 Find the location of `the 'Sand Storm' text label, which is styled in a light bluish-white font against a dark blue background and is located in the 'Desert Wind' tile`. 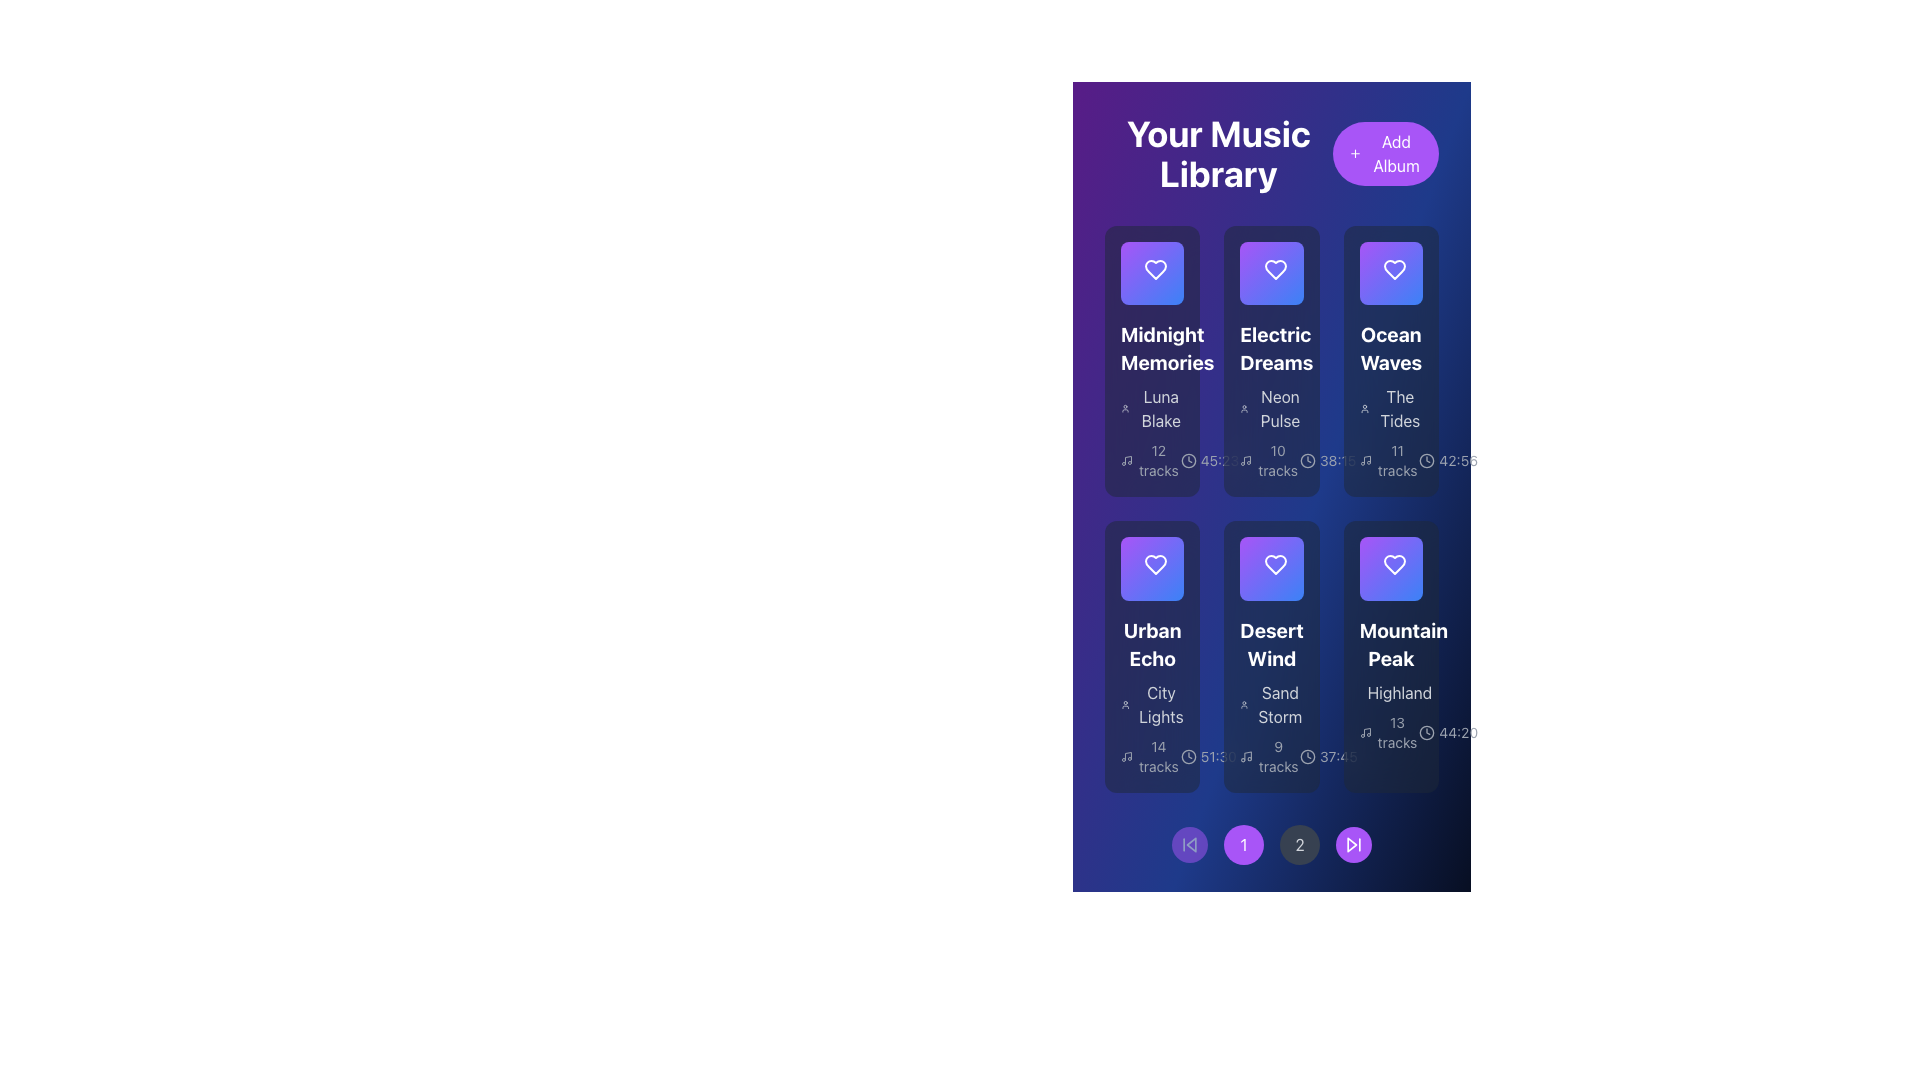

the 'Sand Storm' text label, which is styled in a light bluish-white font against a dark blue background and is located in the 'Desert Wind' tile is located at coordinates (1280, 703).